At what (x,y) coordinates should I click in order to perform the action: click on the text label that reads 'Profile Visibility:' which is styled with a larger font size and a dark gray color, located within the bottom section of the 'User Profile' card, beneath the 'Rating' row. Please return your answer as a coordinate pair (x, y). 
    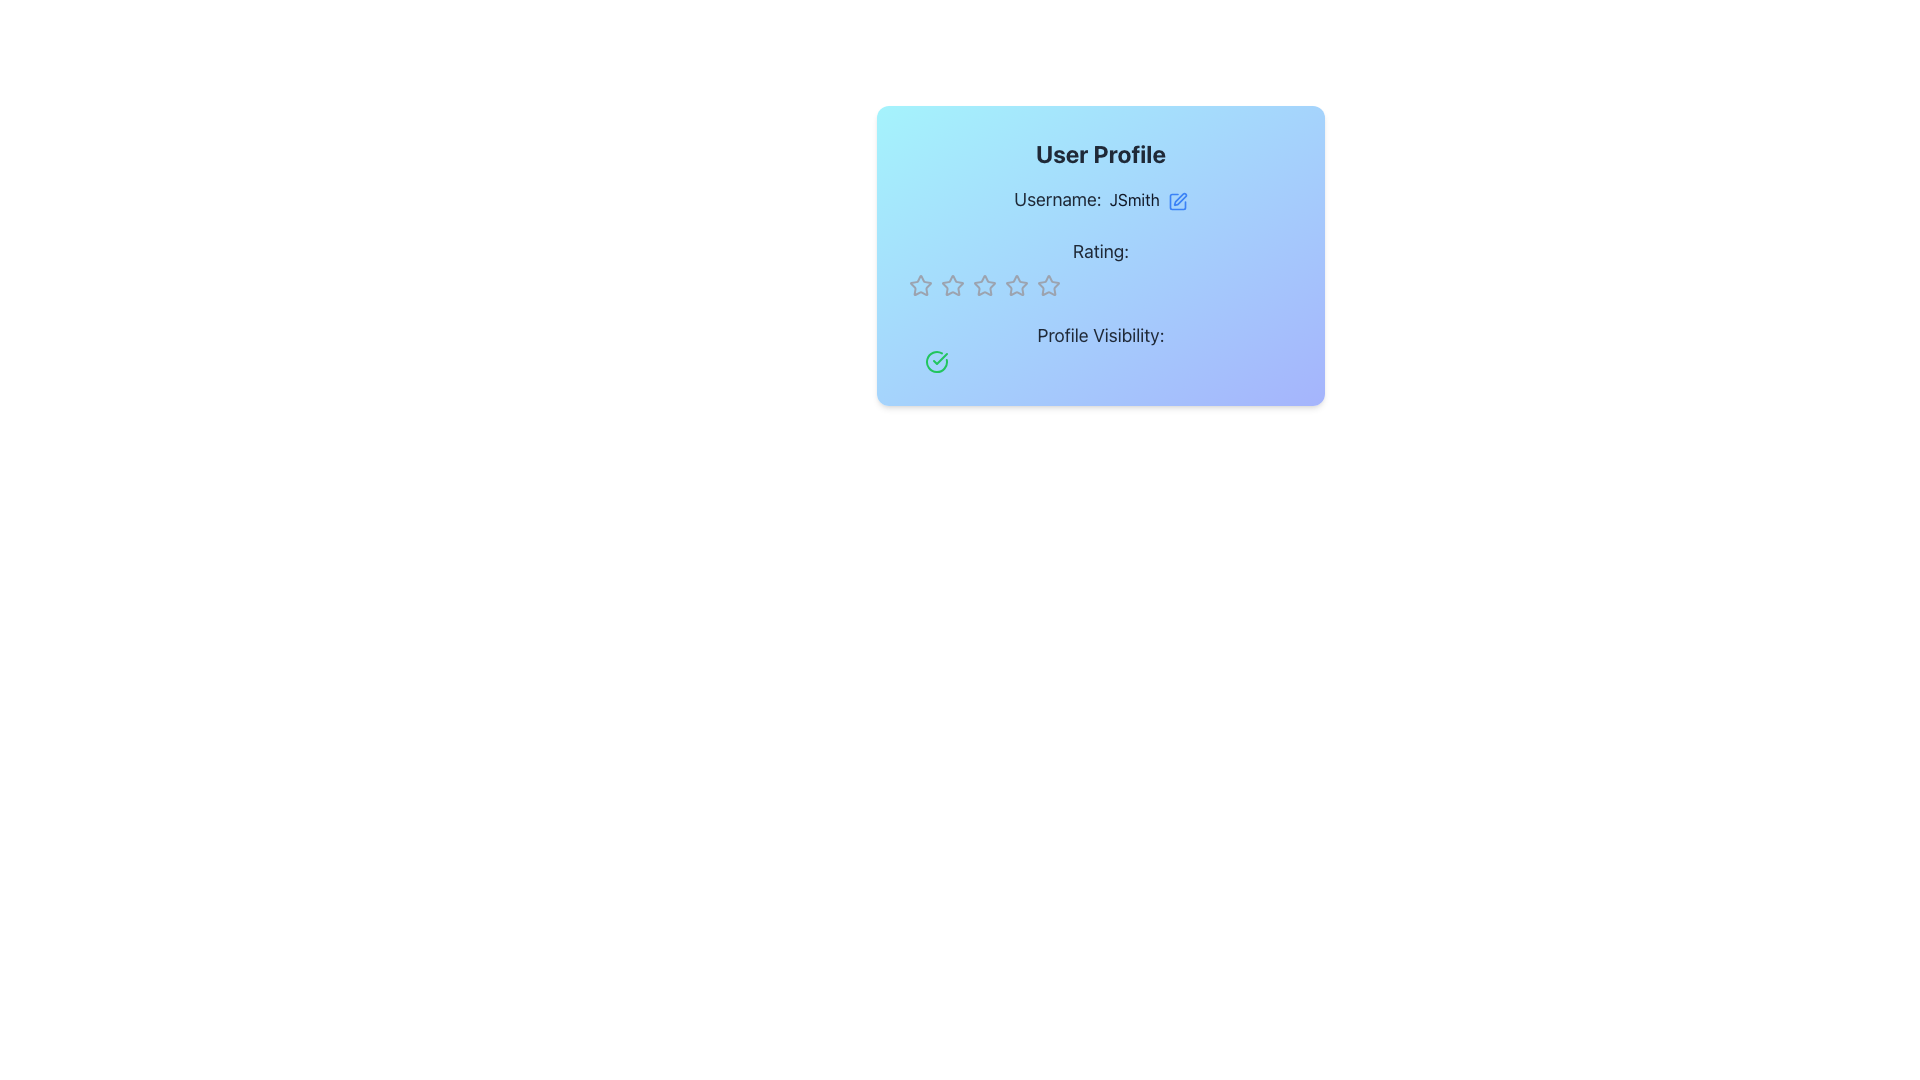
    Looking at the image, I should click on (1099, 334).